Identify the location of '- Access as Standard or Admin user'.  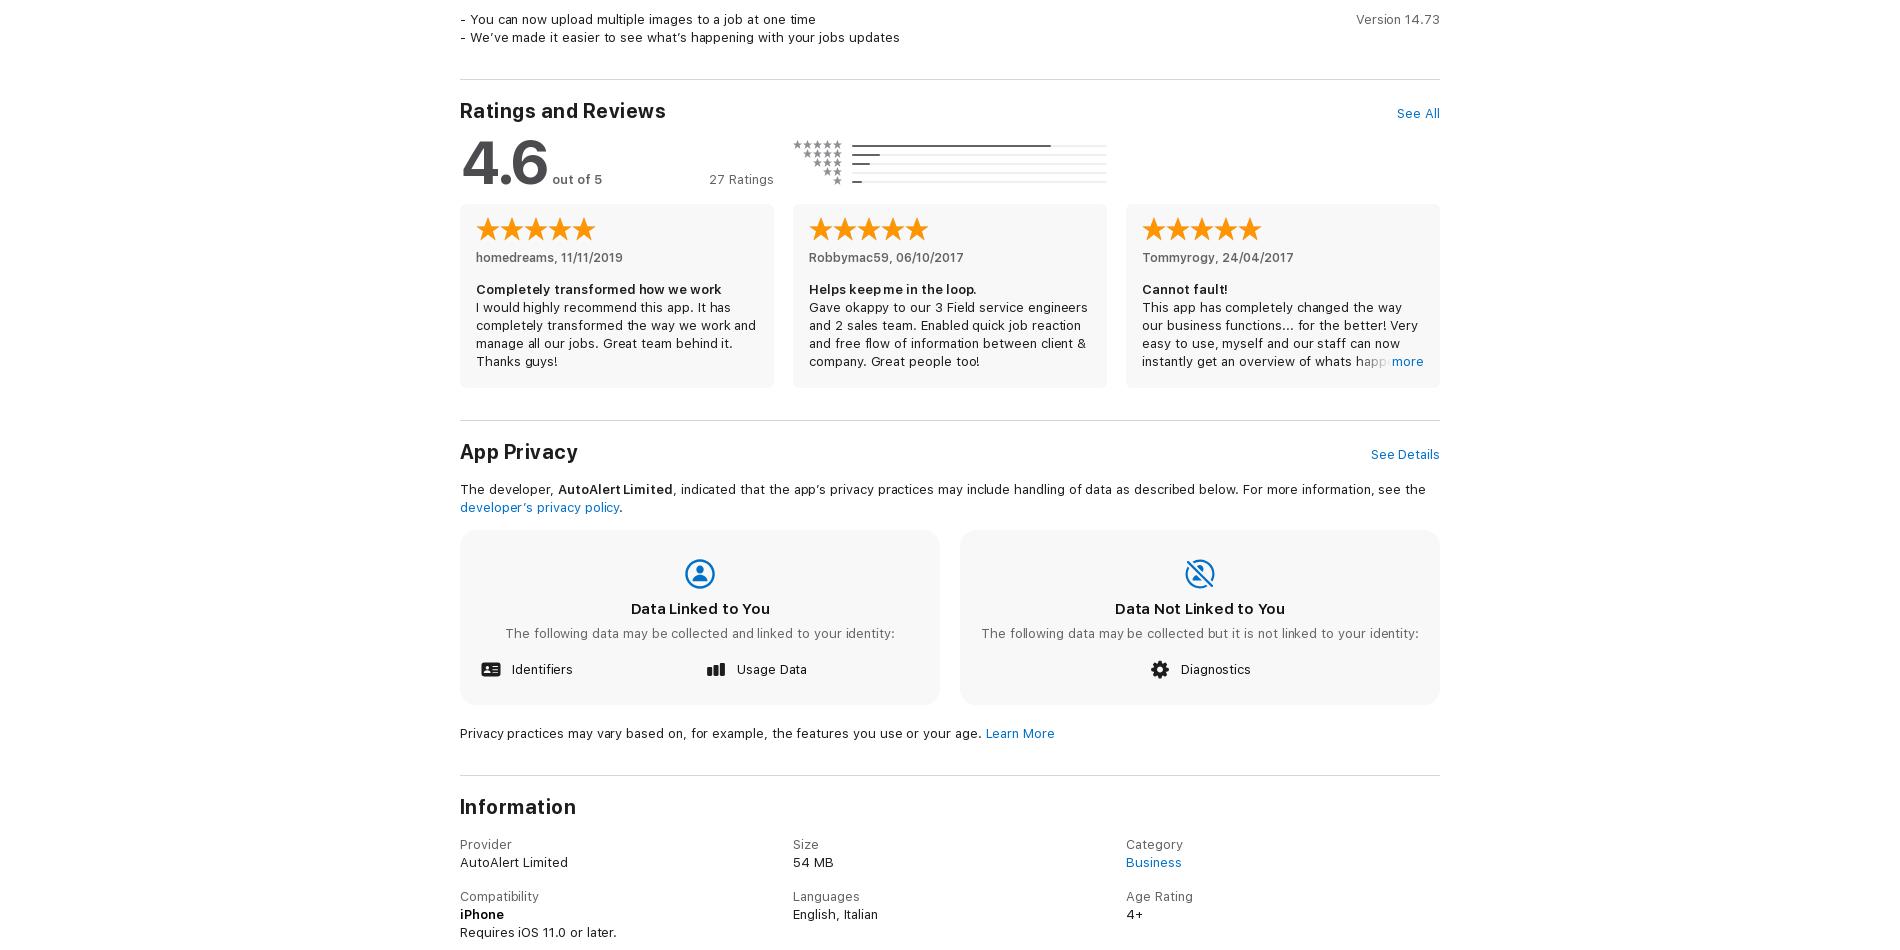
(570, 897).